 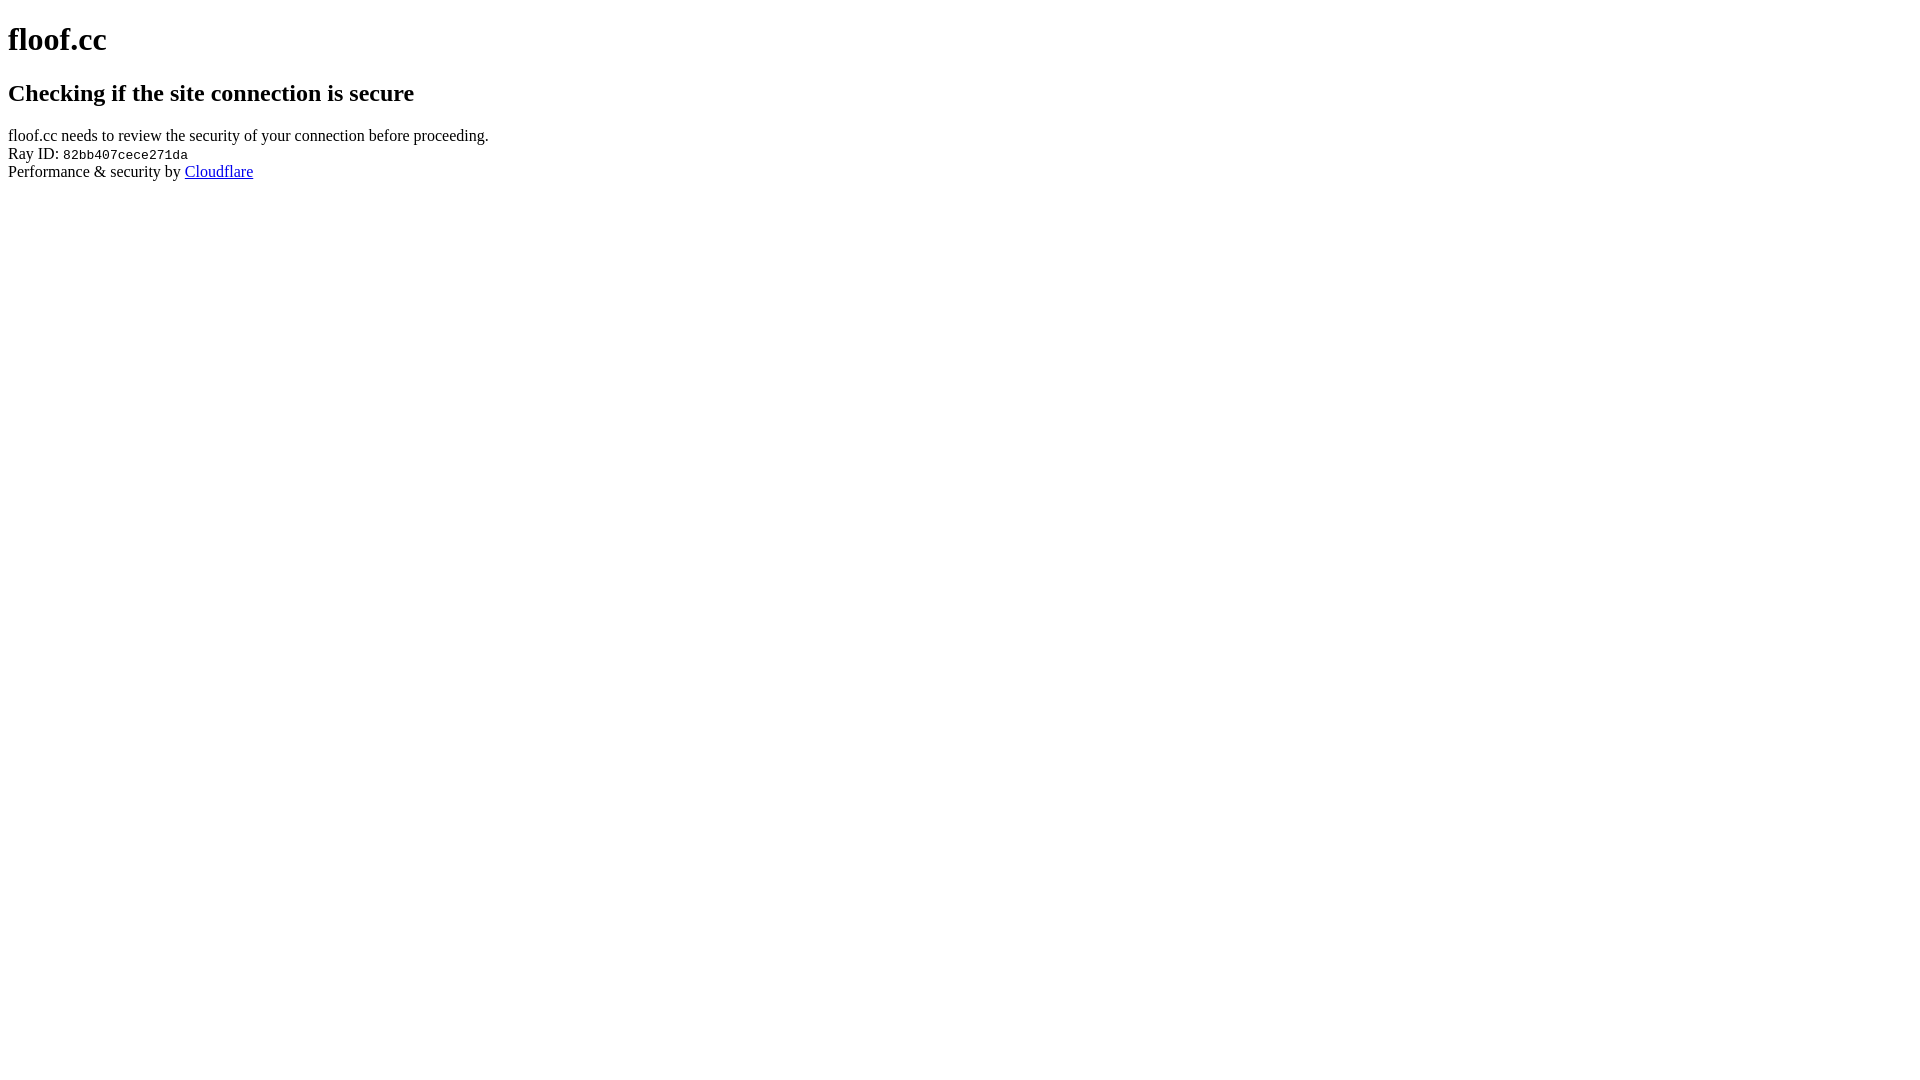 What do you see at coordinates (219, 170) in the screenshot?
I see `'Cloudflare'` at bounding box center [219, 170].